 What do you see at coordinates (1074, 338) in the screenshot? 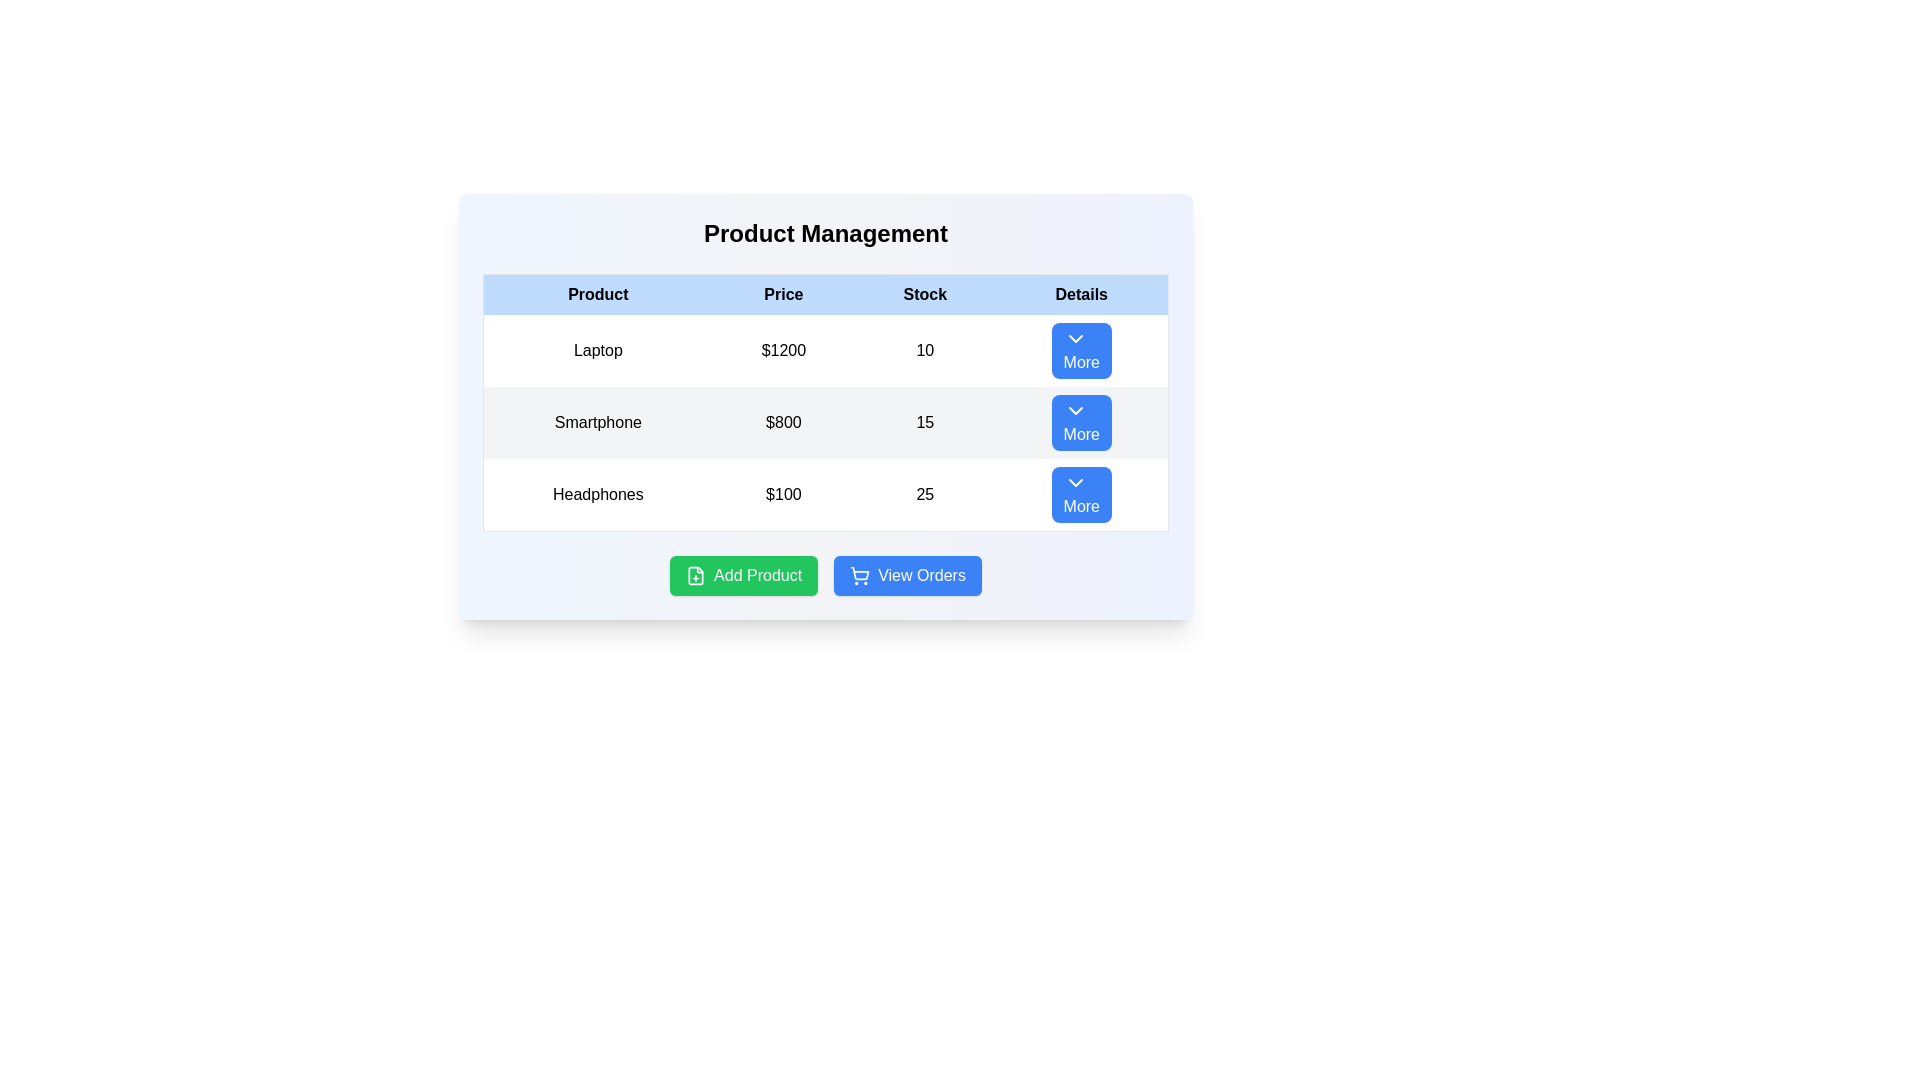
I see `the Chevron indicator located within the 'More' button in the first row of the 'Details' column for keyboard navigation` at bounding box center [1074, 338].